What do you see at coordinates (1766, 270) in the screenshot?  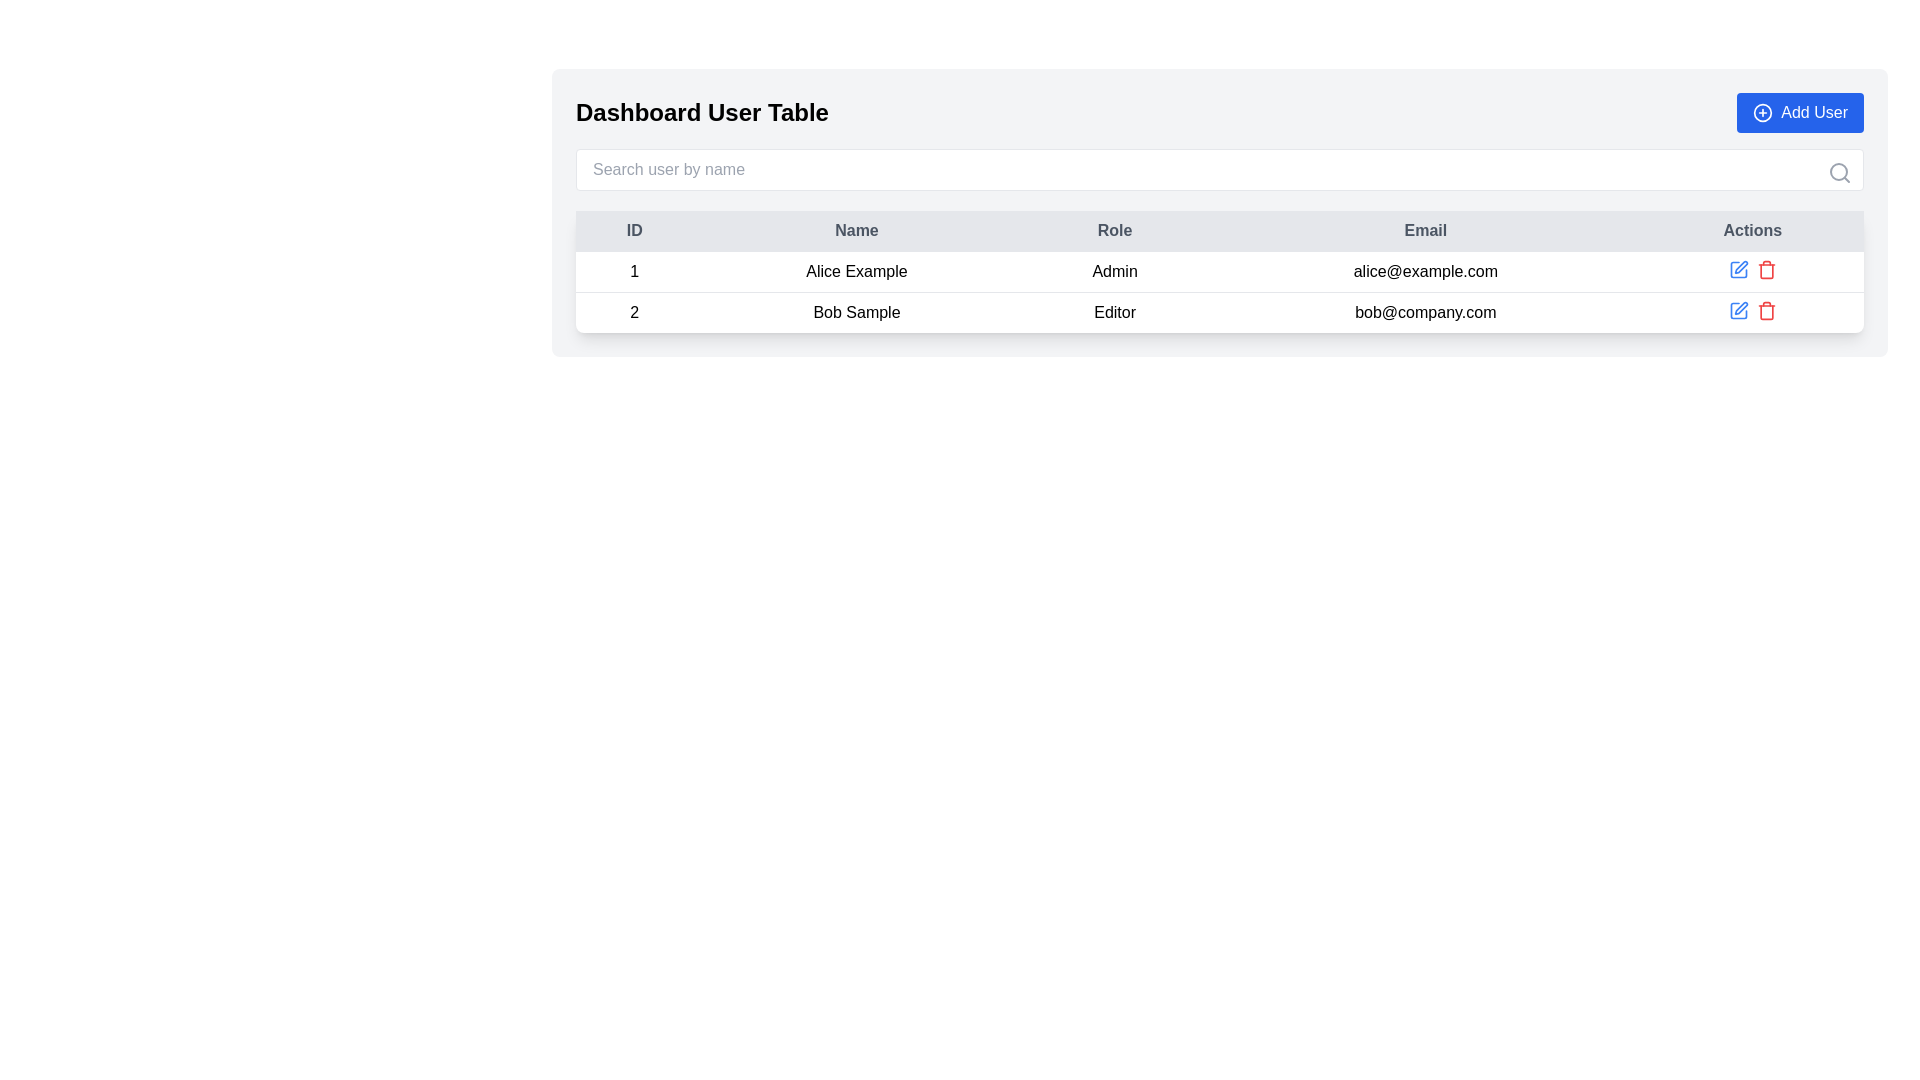 I see `the red-colored trash bin icon button located in the 'Actions' column of the second row of the user table` at bounding box center [1766, 270].